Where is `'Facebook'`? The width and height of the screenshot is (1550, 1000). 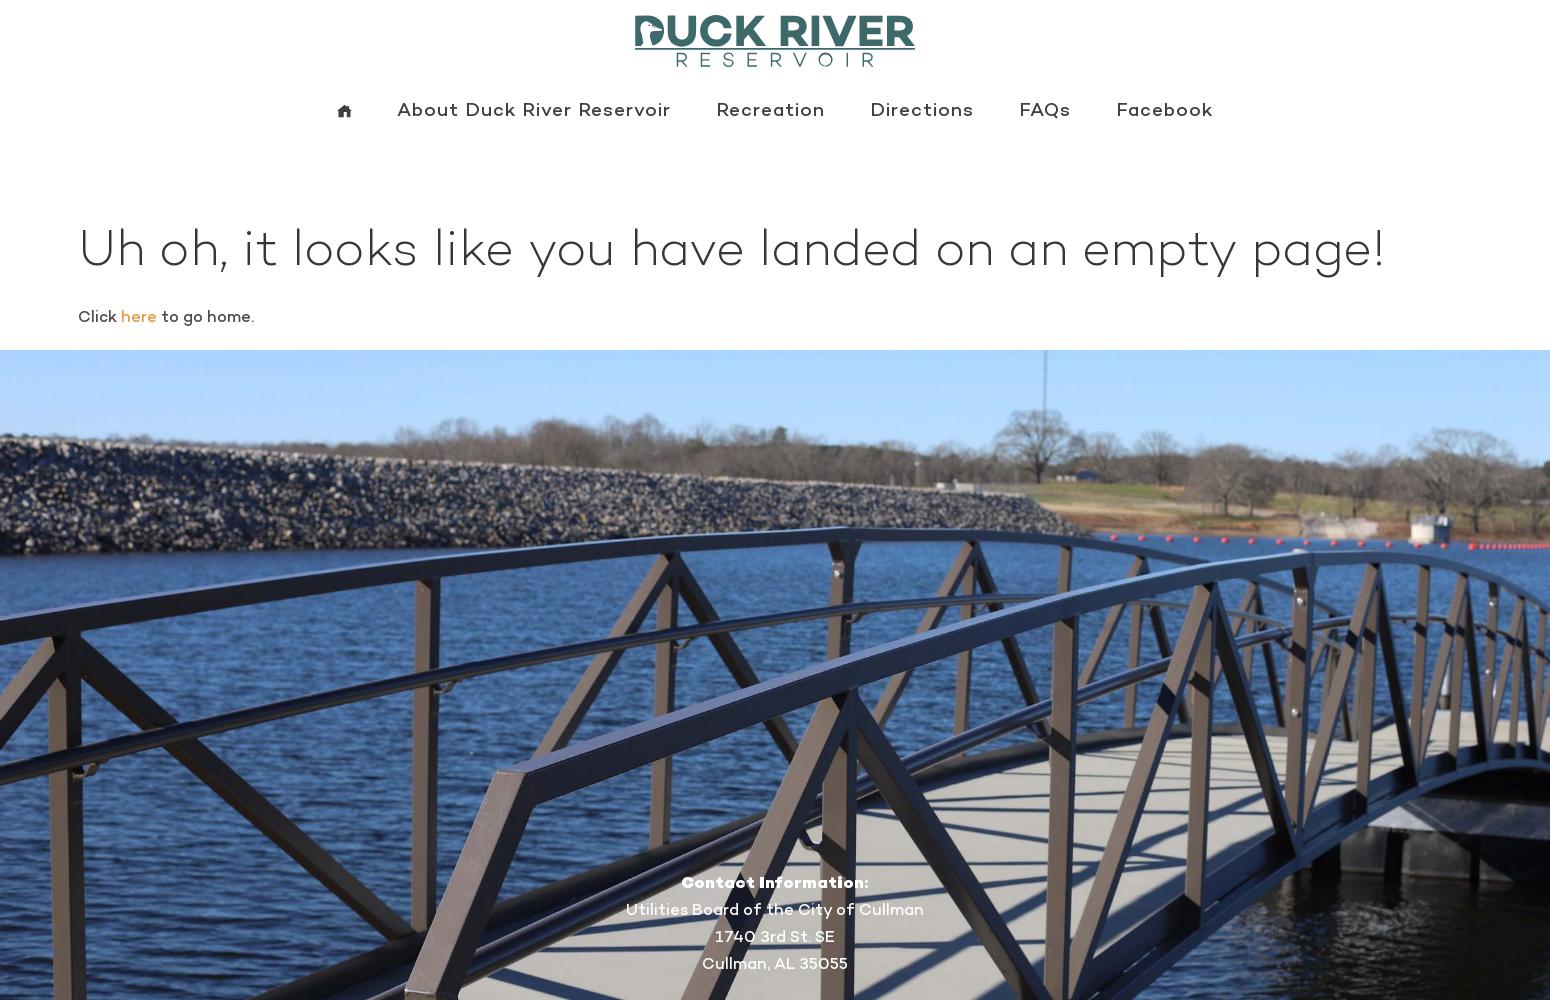 'Facebook' is located at coordinates (1164, 107).